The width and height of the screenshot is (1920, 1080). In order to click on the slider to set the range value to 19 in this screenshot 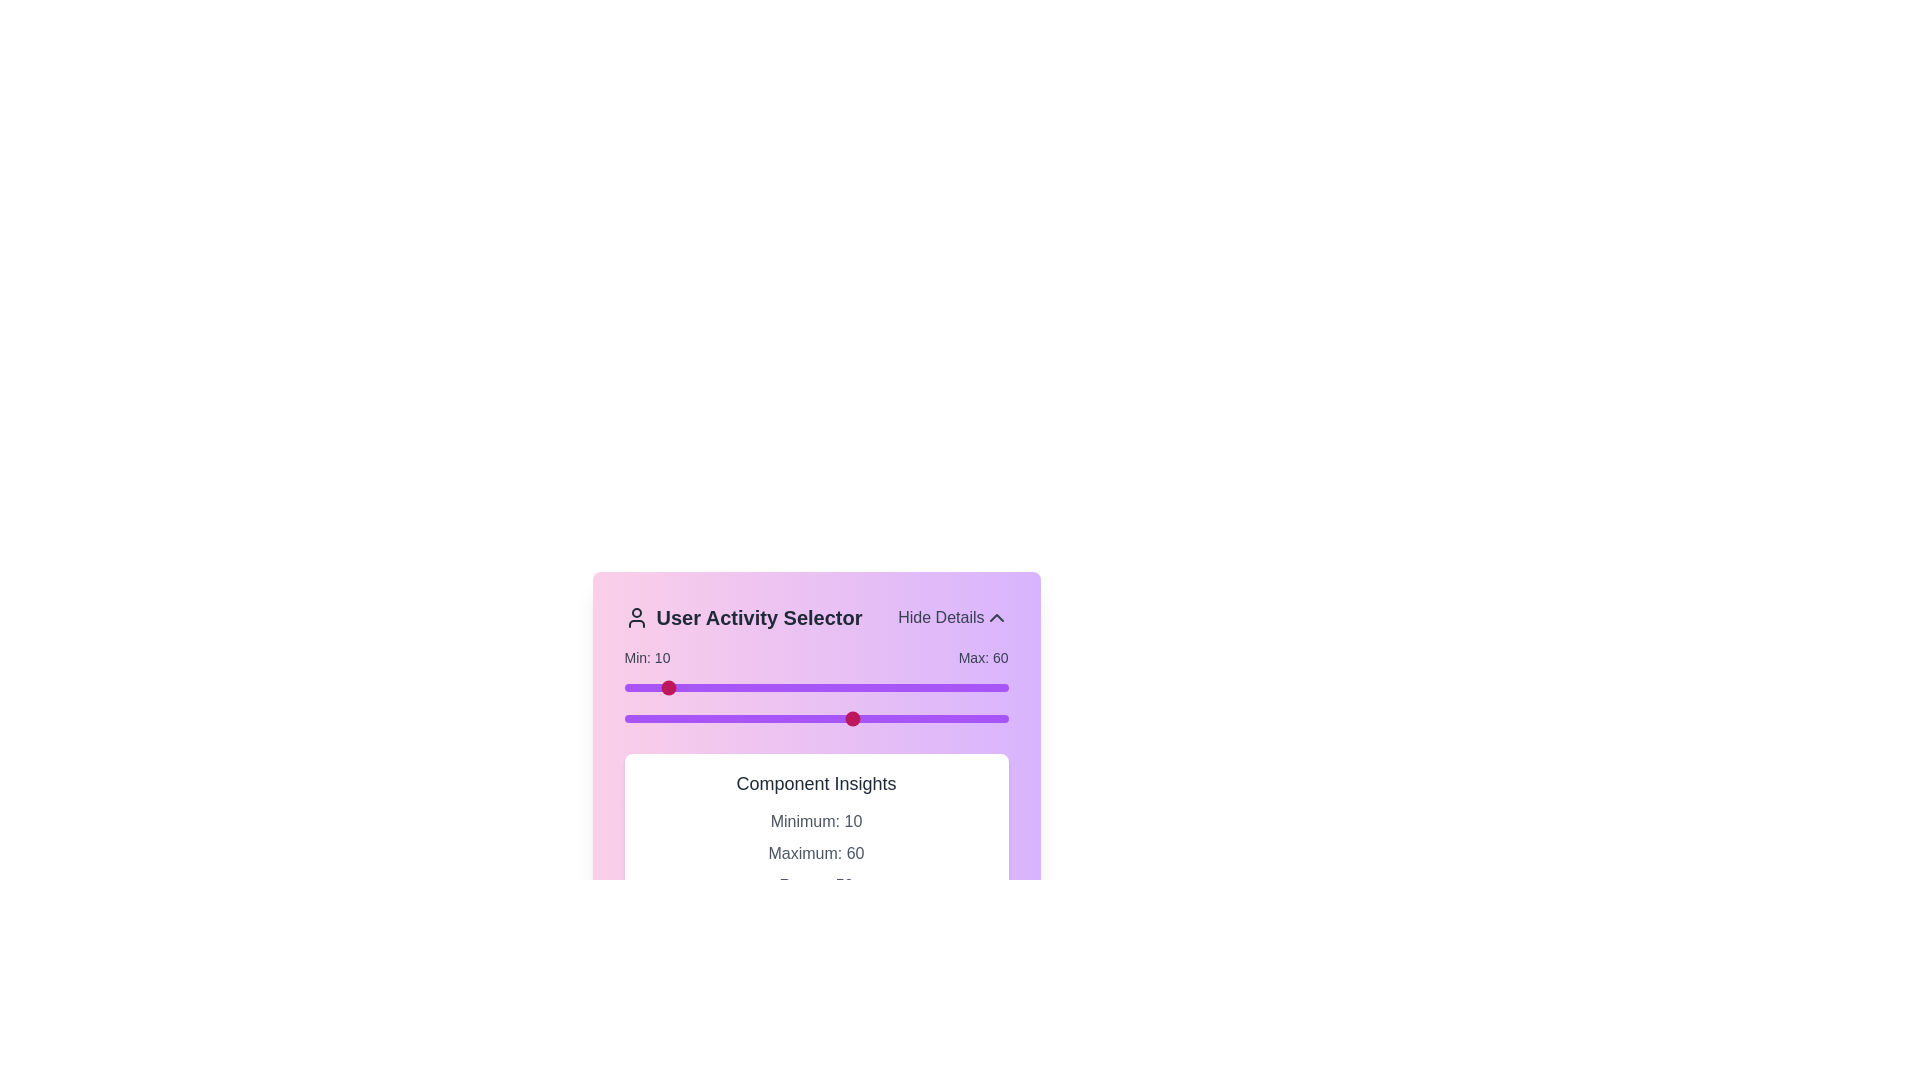, I will do `click(697, 686)`.